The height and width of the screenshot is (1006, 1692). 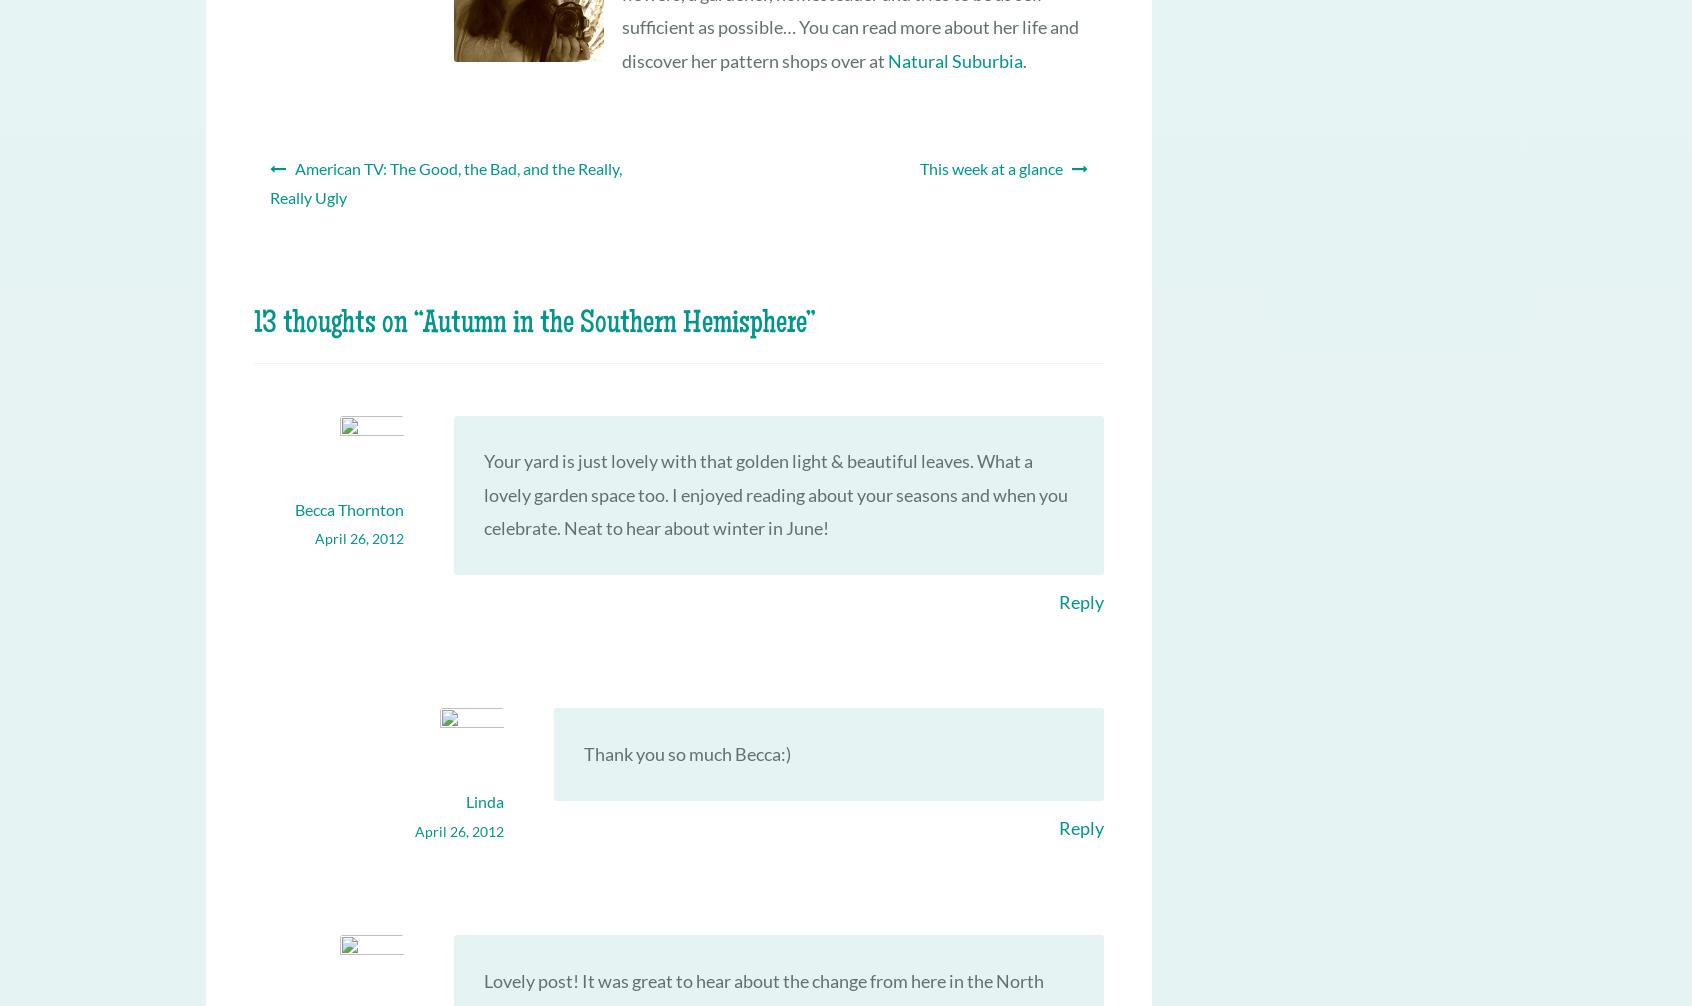 What do you see at coordinates (306, 158) in the screenshot?
I see `'Post navigation'` at bounding box center [306, 158].